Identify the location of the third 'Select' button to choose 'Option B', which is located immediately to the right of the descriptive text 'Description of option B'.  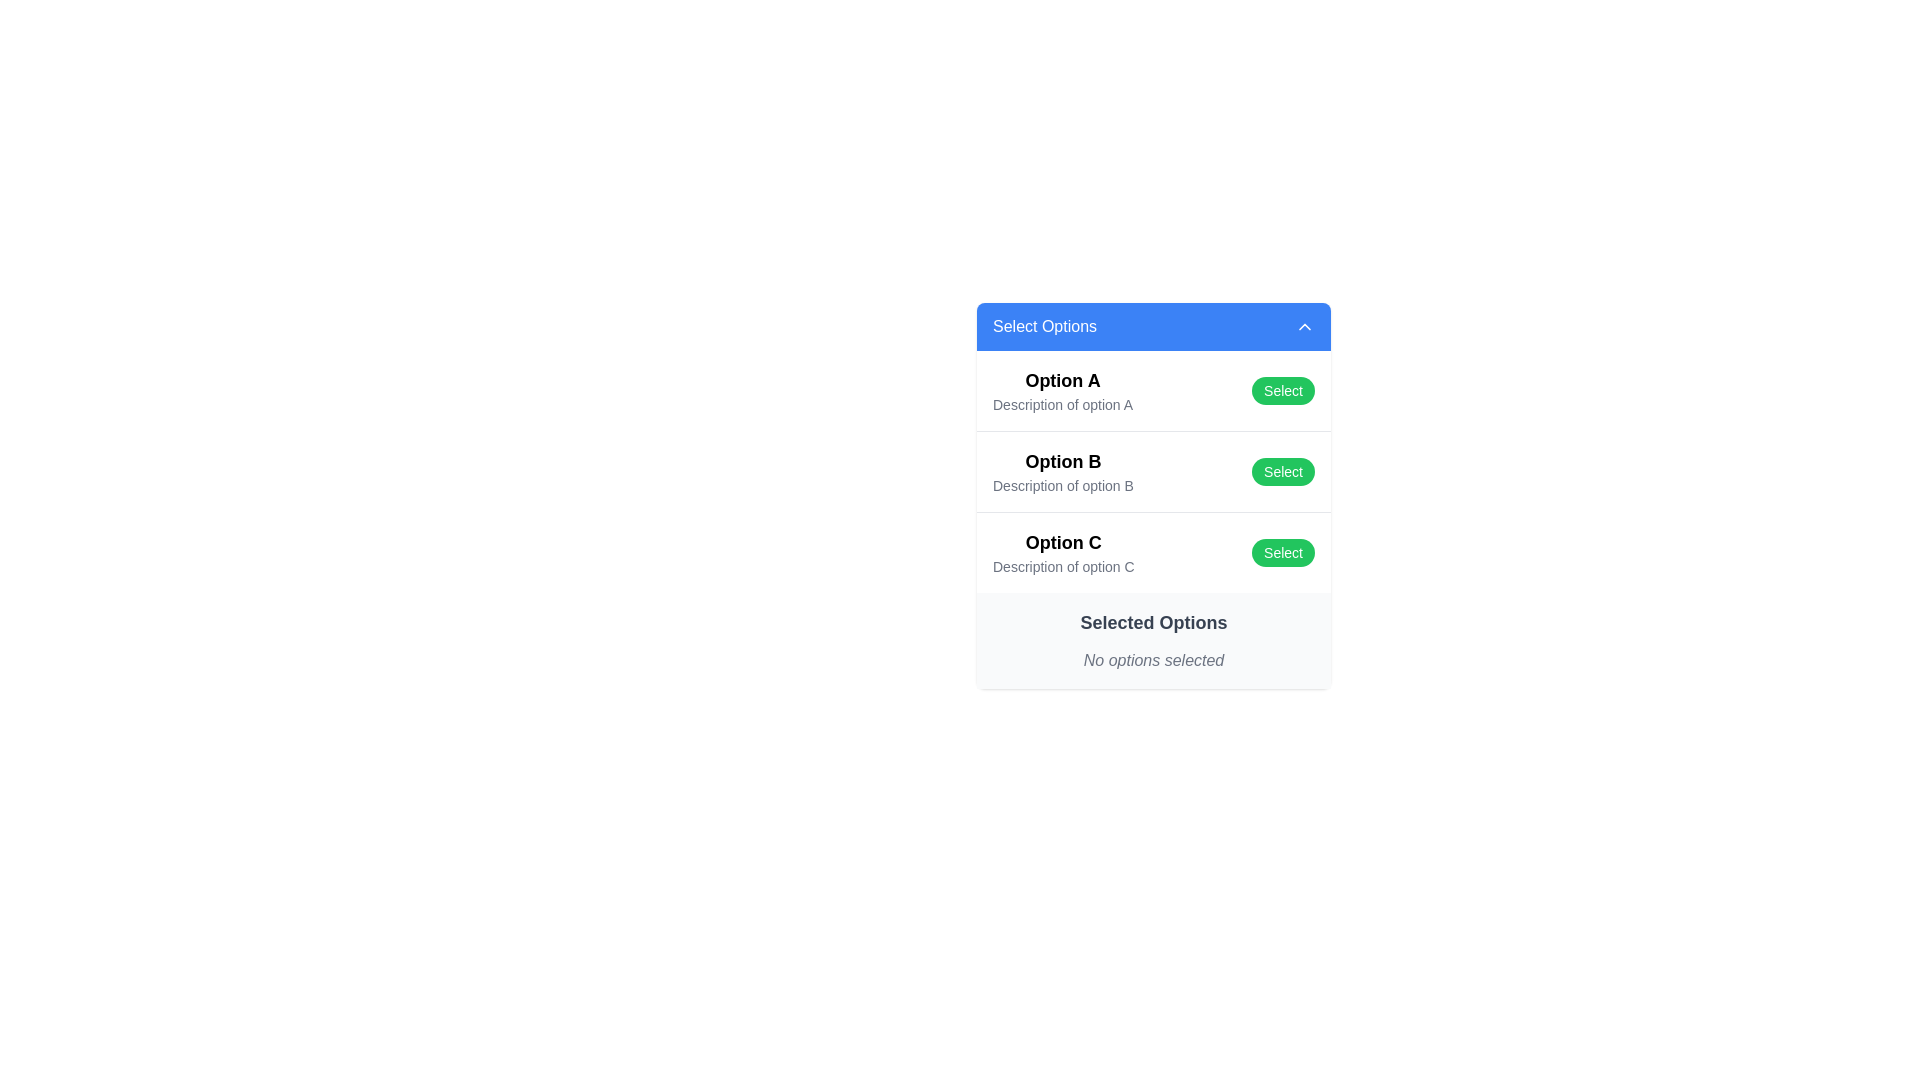
(1283, 471).